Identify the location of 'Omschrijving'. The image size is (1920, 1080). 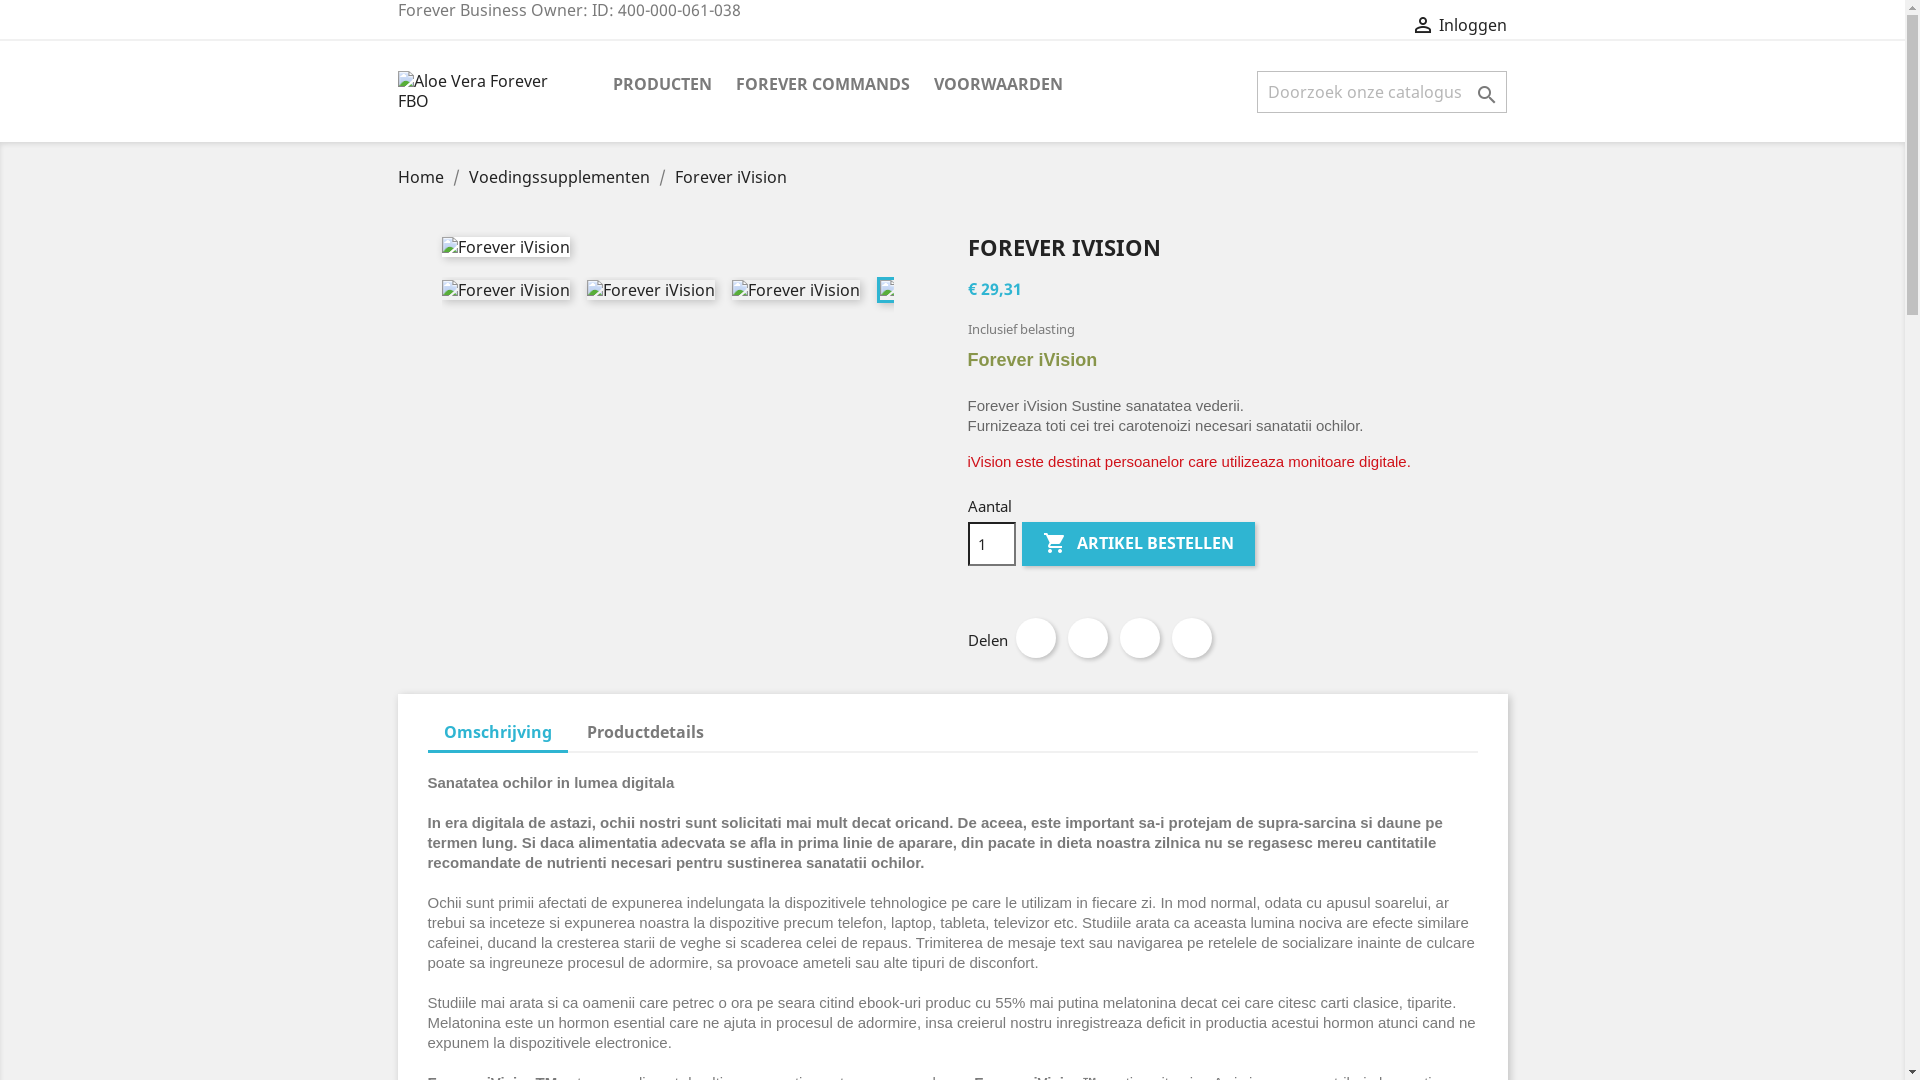
(498, 733).